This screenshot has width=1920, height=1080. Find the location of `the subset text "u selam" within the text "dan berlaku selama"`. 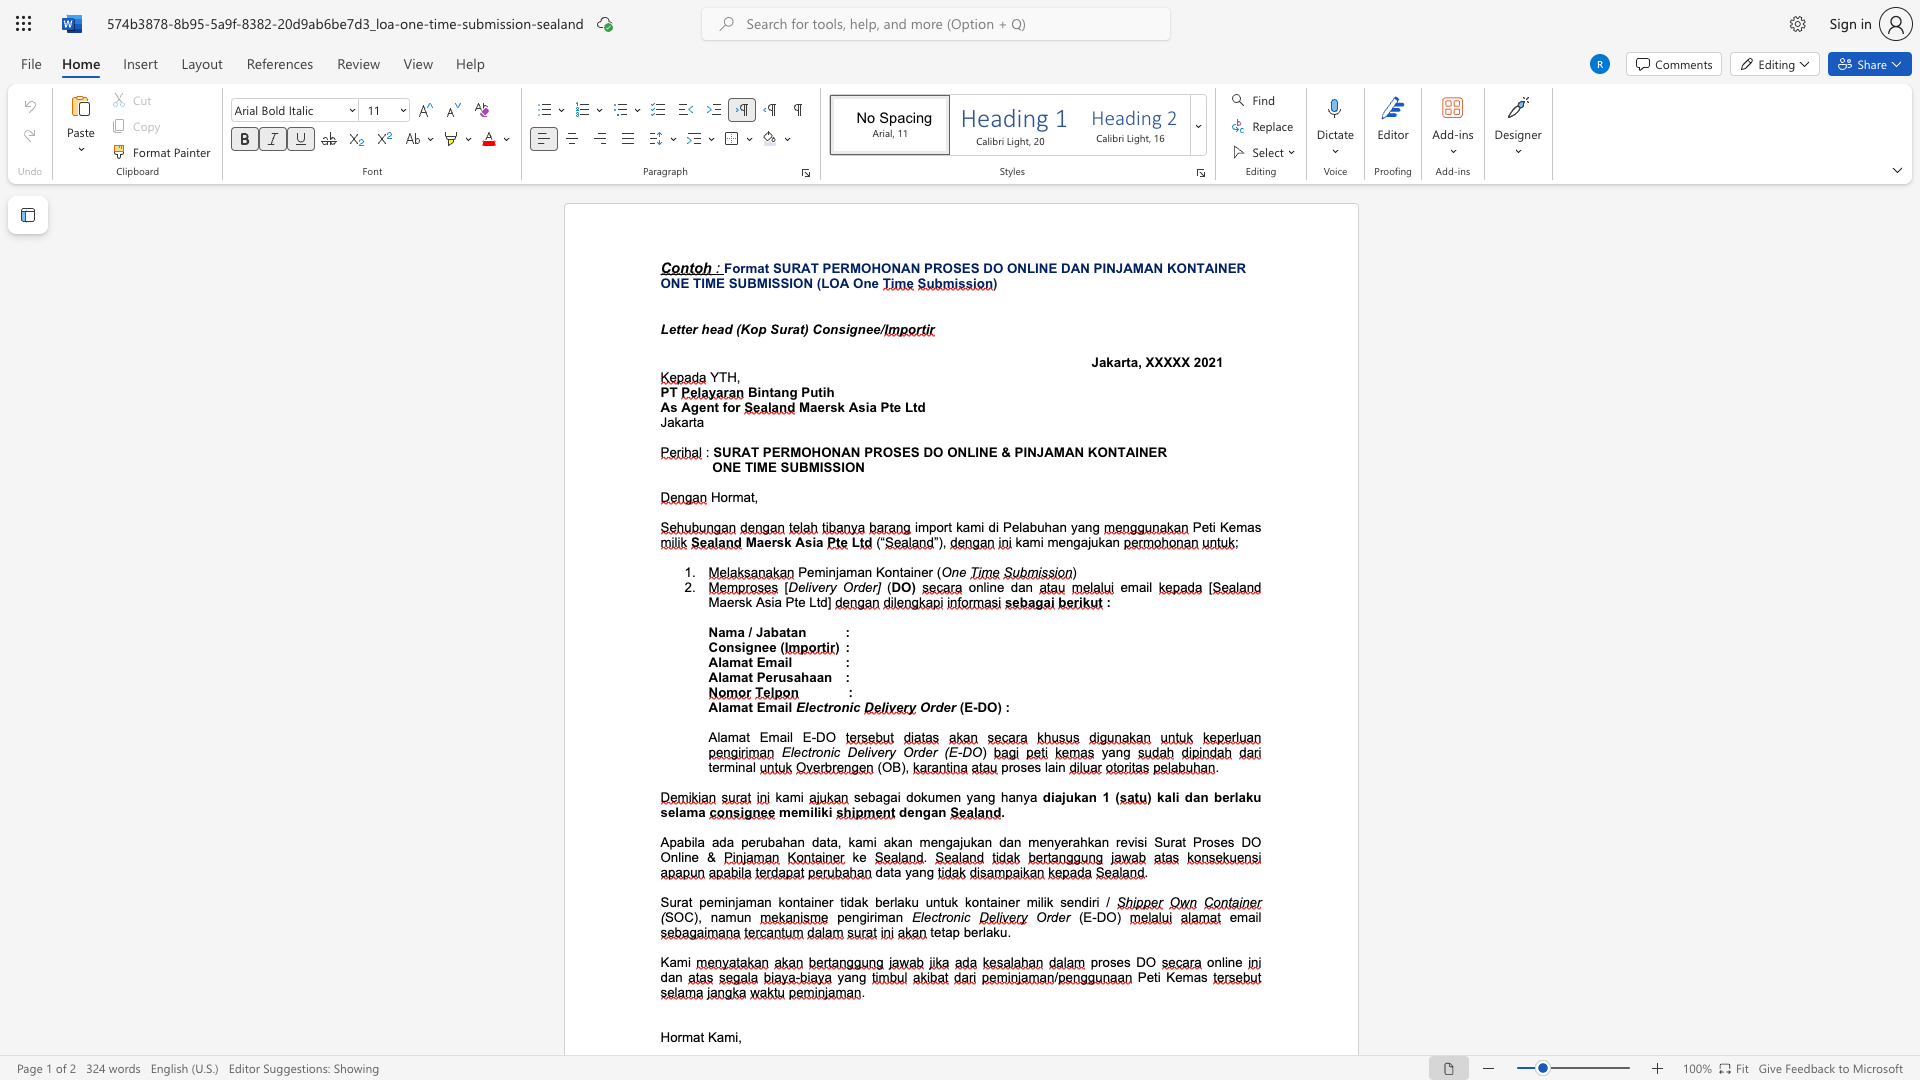

the subset text "u selam" within the text "dan berlaku selama" is located at coordinates (1252, 796).